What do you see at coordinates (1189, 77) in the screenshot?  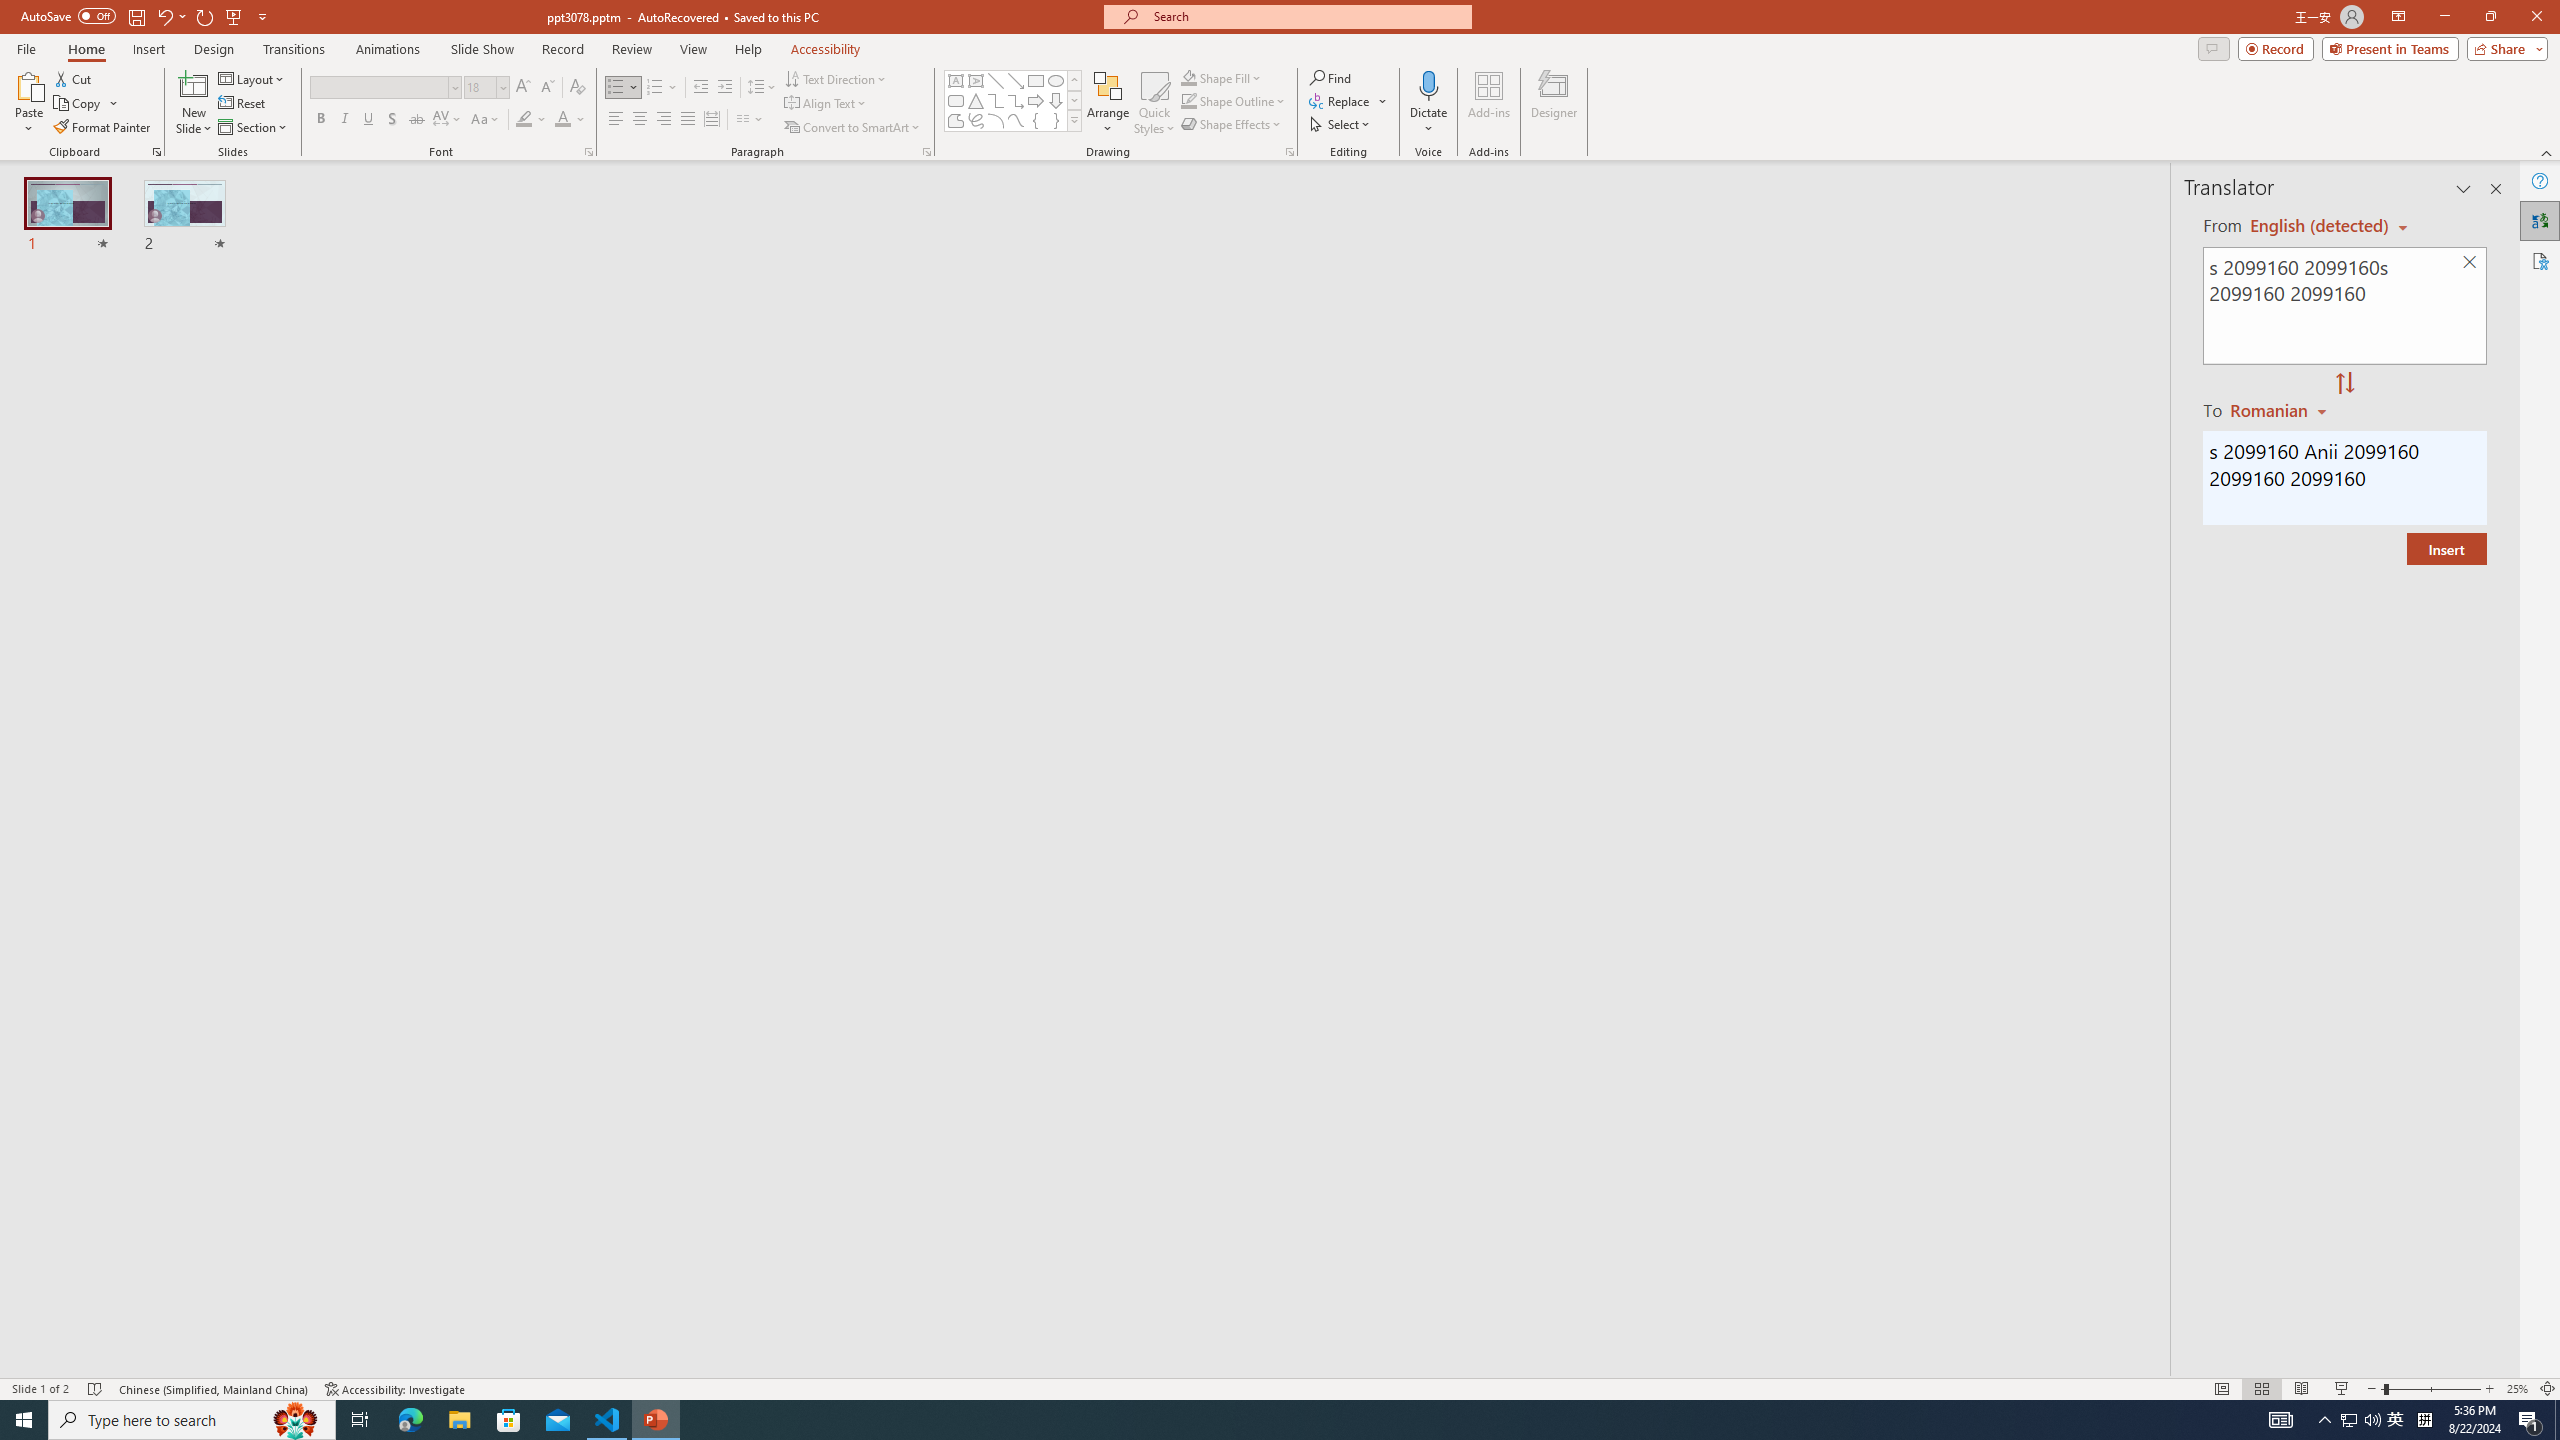 I see `'Shape Fill Dark Green, Accent 2'` at bounding box center [1189, 77].